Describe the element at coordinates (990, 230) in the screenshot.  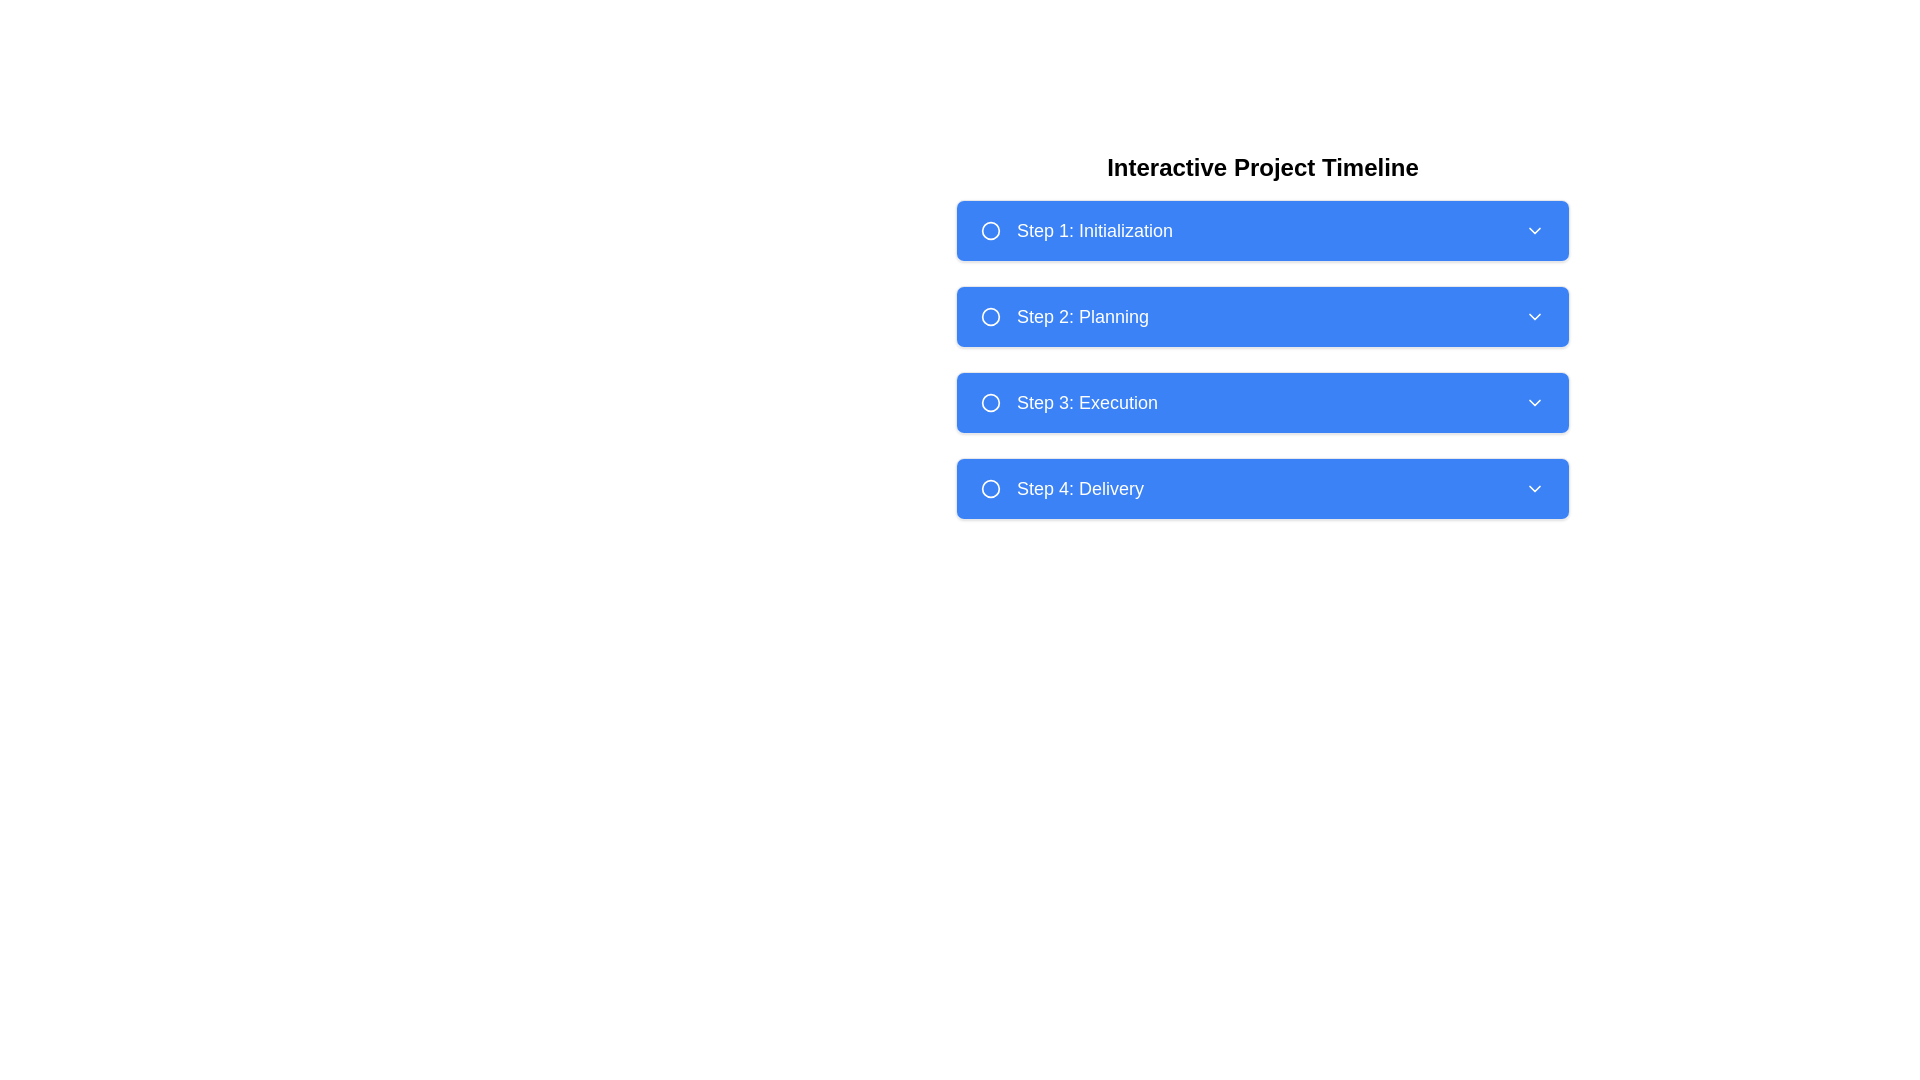
I see `the first circular icon with a hollow center and white stroke, located beside the text 'Step 1: Initialization'` at that location.